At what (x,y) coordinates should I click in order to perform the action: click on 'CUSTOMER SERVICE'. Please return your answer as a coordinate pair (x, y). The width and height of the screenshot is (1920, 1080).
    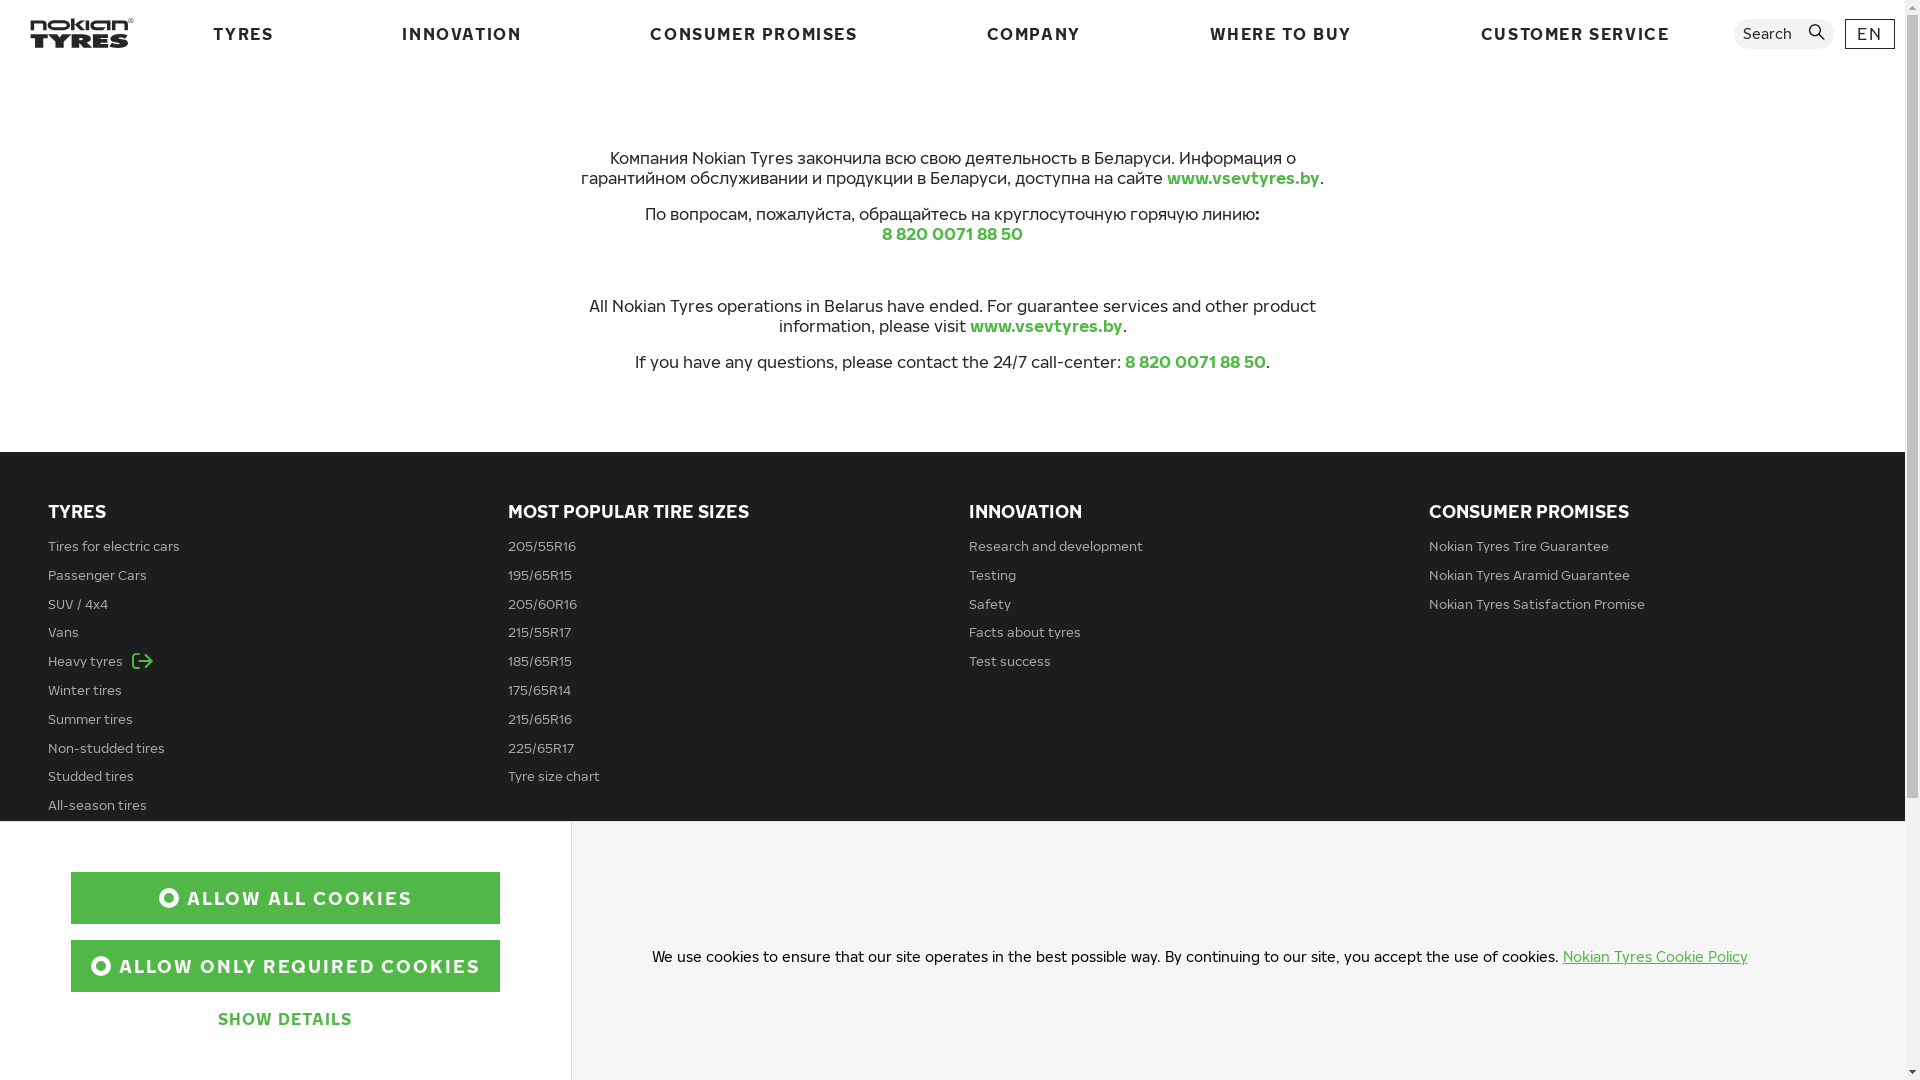
    Looking at the image, I should click on (1574, 34).